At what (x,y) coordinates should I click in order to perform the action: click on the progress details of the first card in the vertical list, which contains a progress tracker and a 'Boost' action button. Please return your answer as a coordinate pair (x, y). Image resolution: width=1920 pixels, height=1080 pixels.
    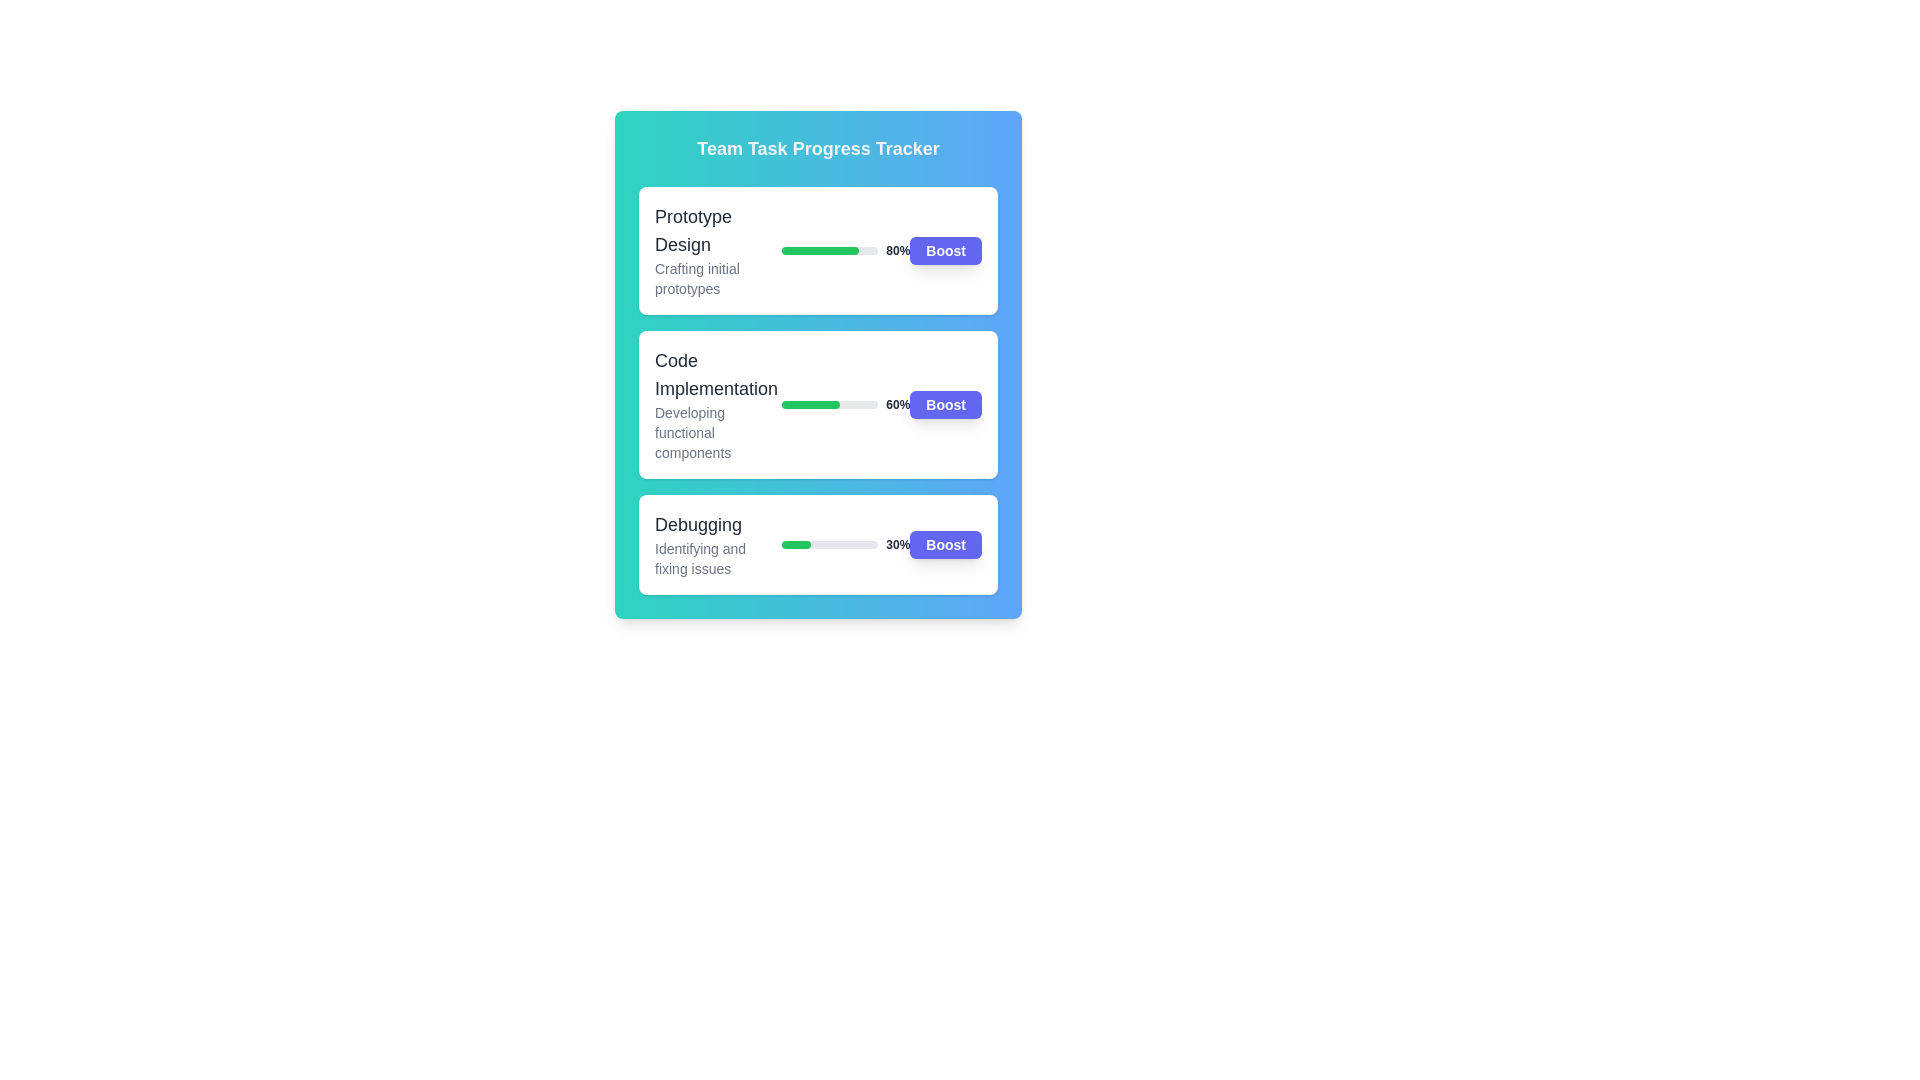
    Looking at the image, I should click on (818, 249).